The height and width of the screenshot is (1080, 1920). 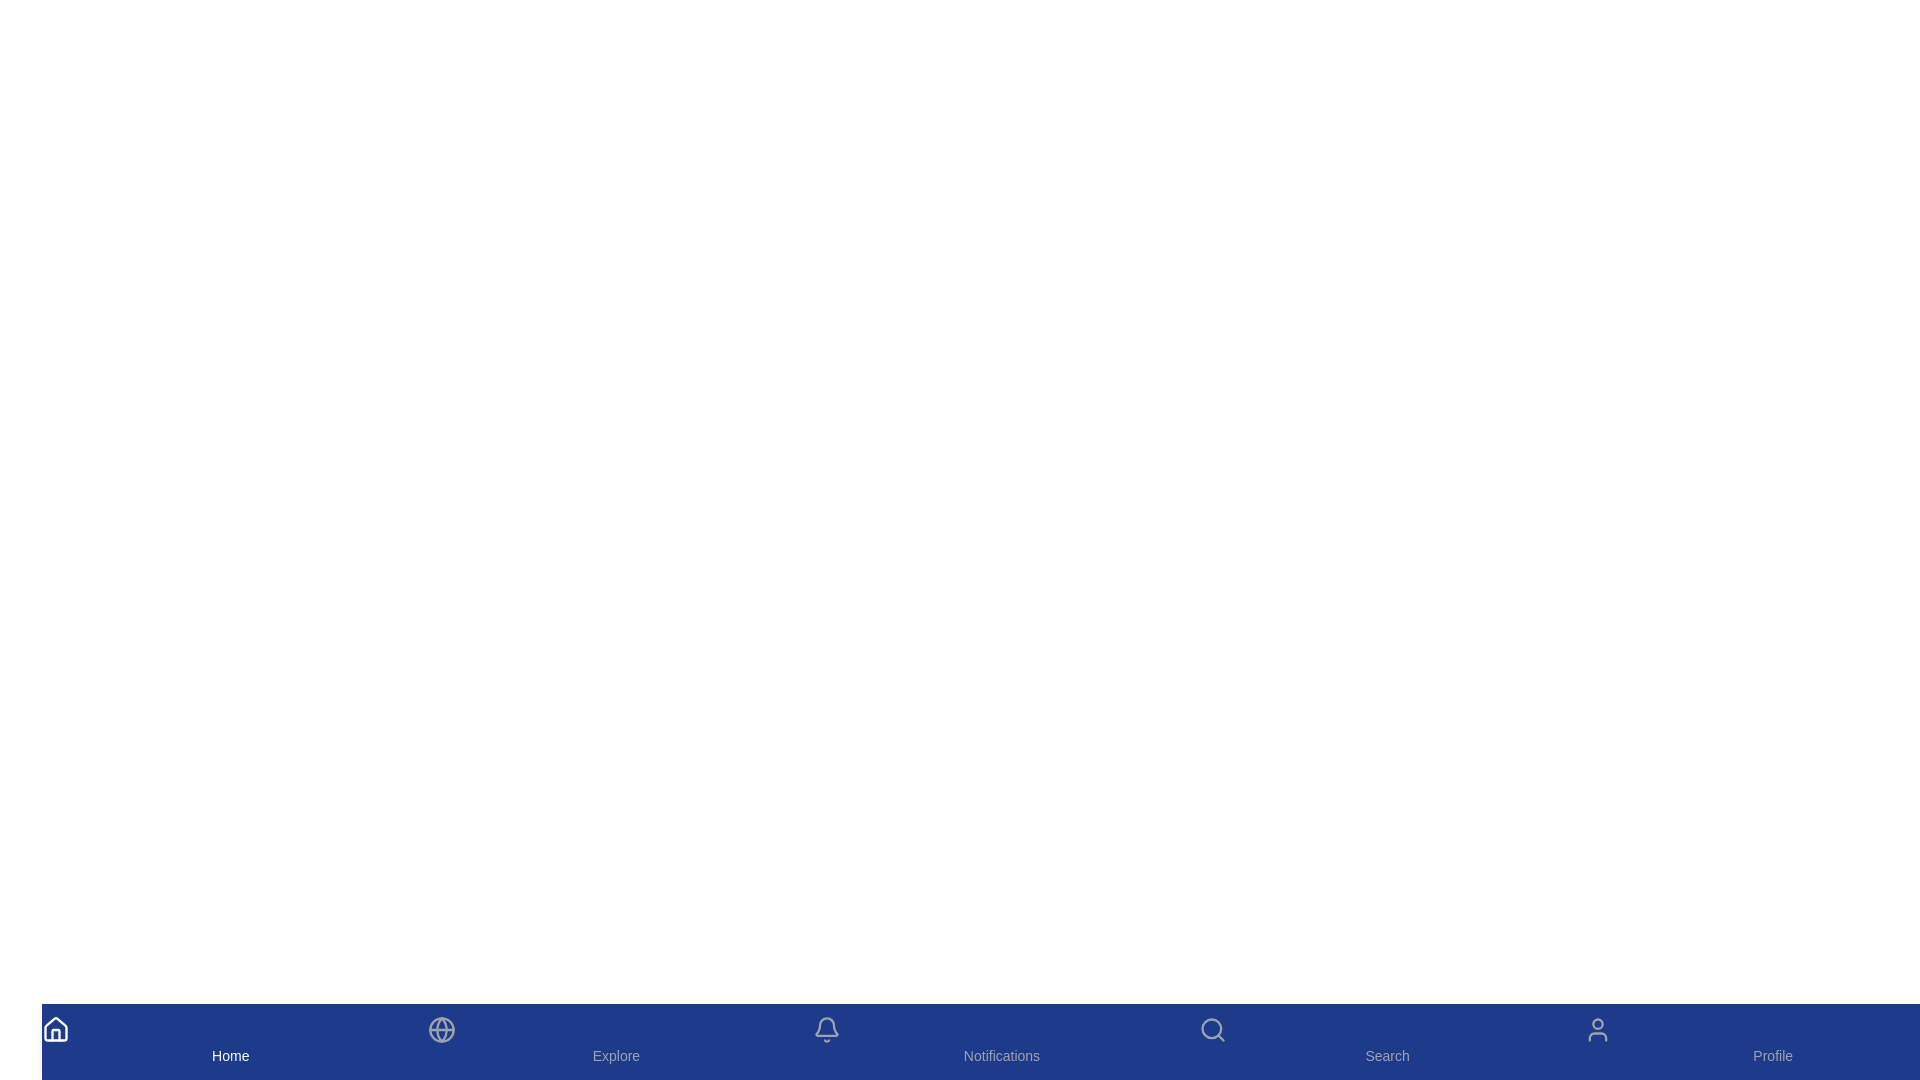 I want to click on the Home tab by clicking on its icon, so click(x=230, y=1040).